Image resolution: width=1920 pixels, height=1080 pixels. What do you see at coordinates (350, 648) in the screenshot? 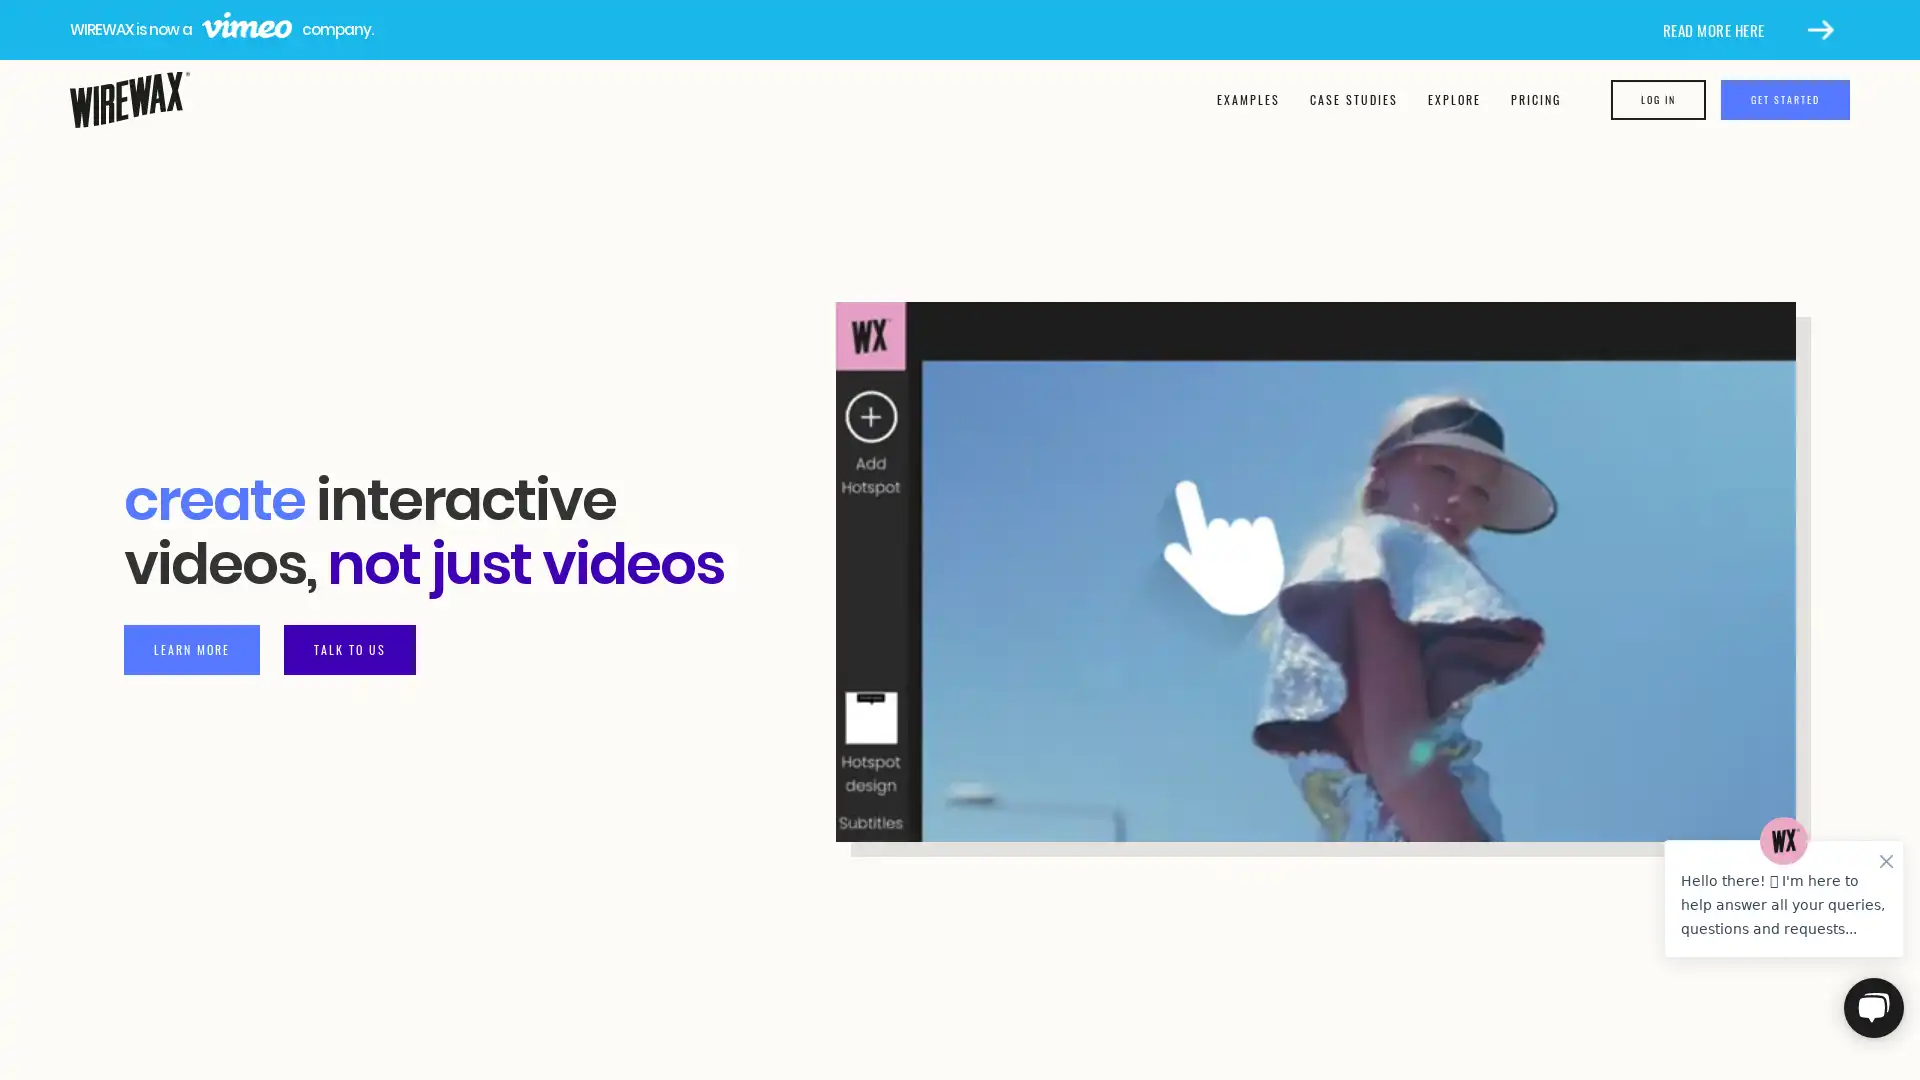
I see `TALK TO US` at bounding box center [350, 648].